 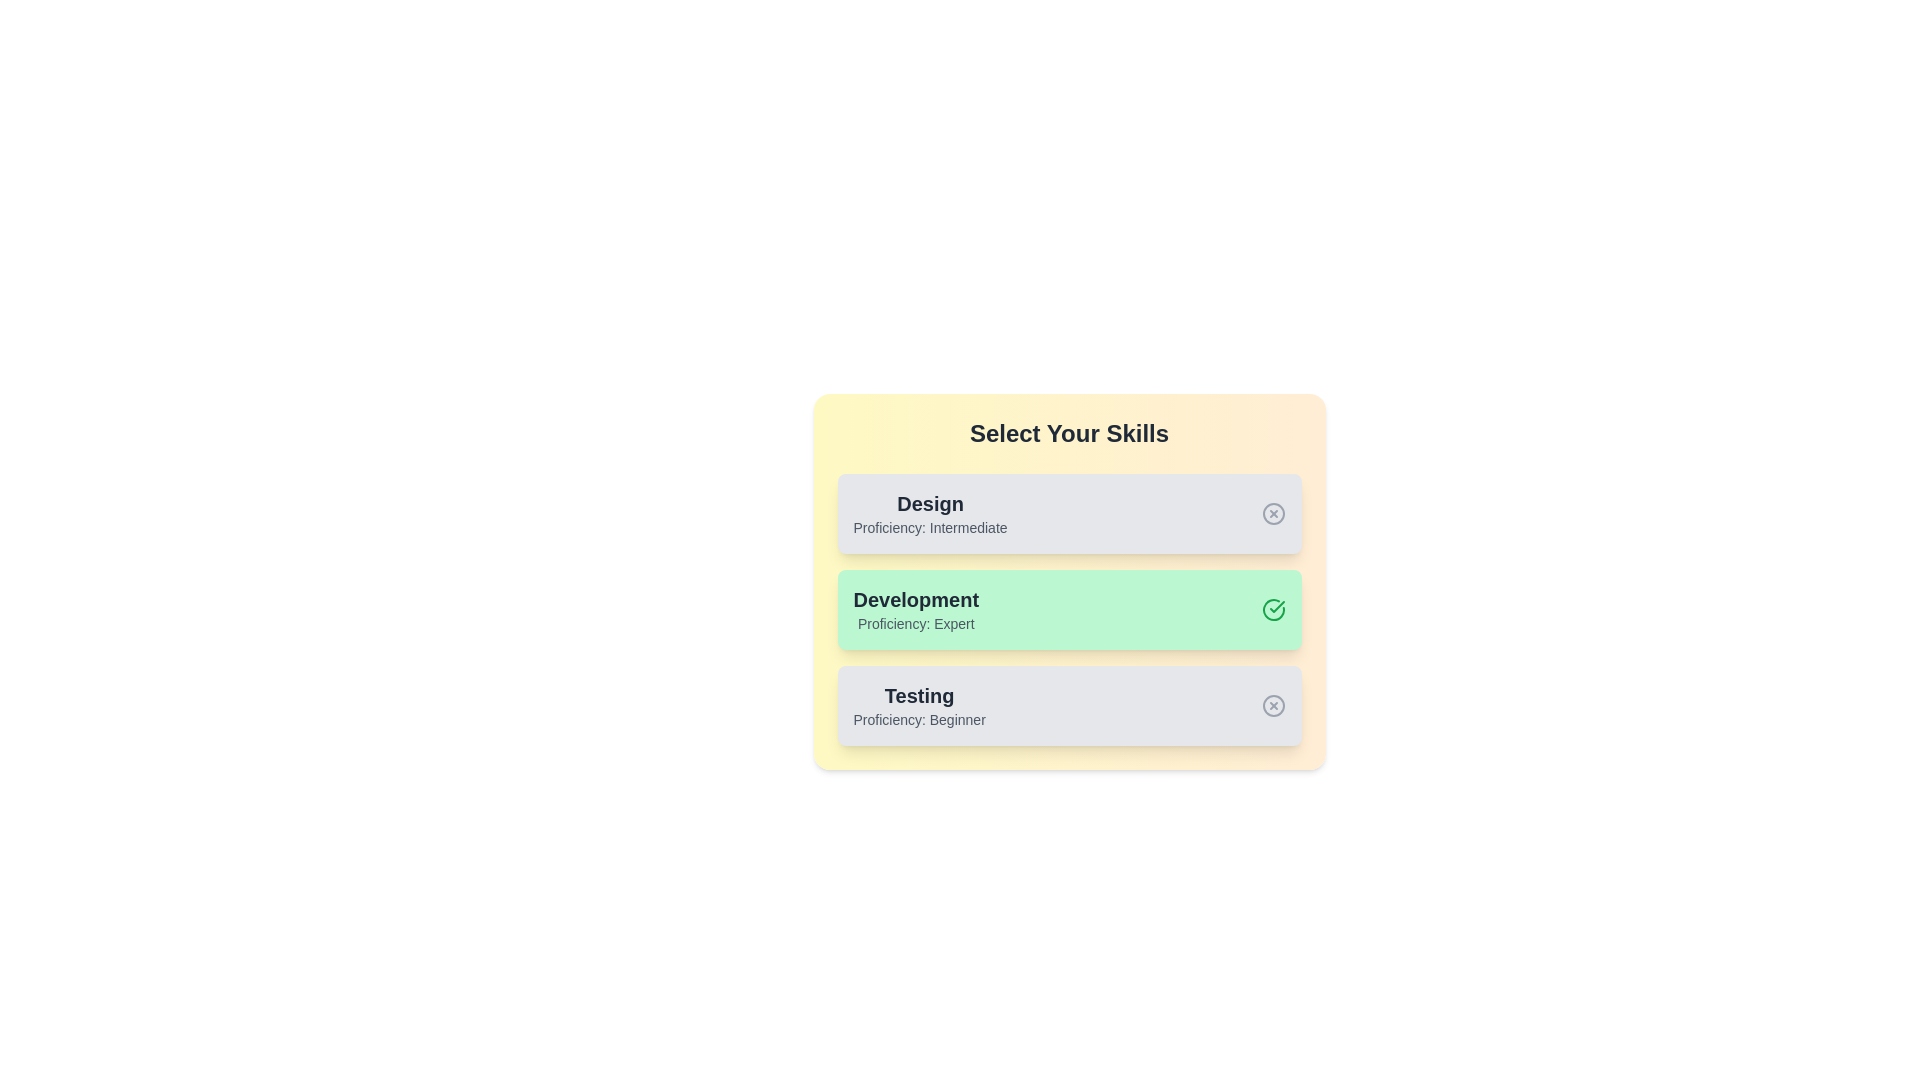 What do you see at coordinates (1068, 608) in the screenshot?
I see `the 'Development' skill card to toggle its selection state` at bounding box center [1068, 608].